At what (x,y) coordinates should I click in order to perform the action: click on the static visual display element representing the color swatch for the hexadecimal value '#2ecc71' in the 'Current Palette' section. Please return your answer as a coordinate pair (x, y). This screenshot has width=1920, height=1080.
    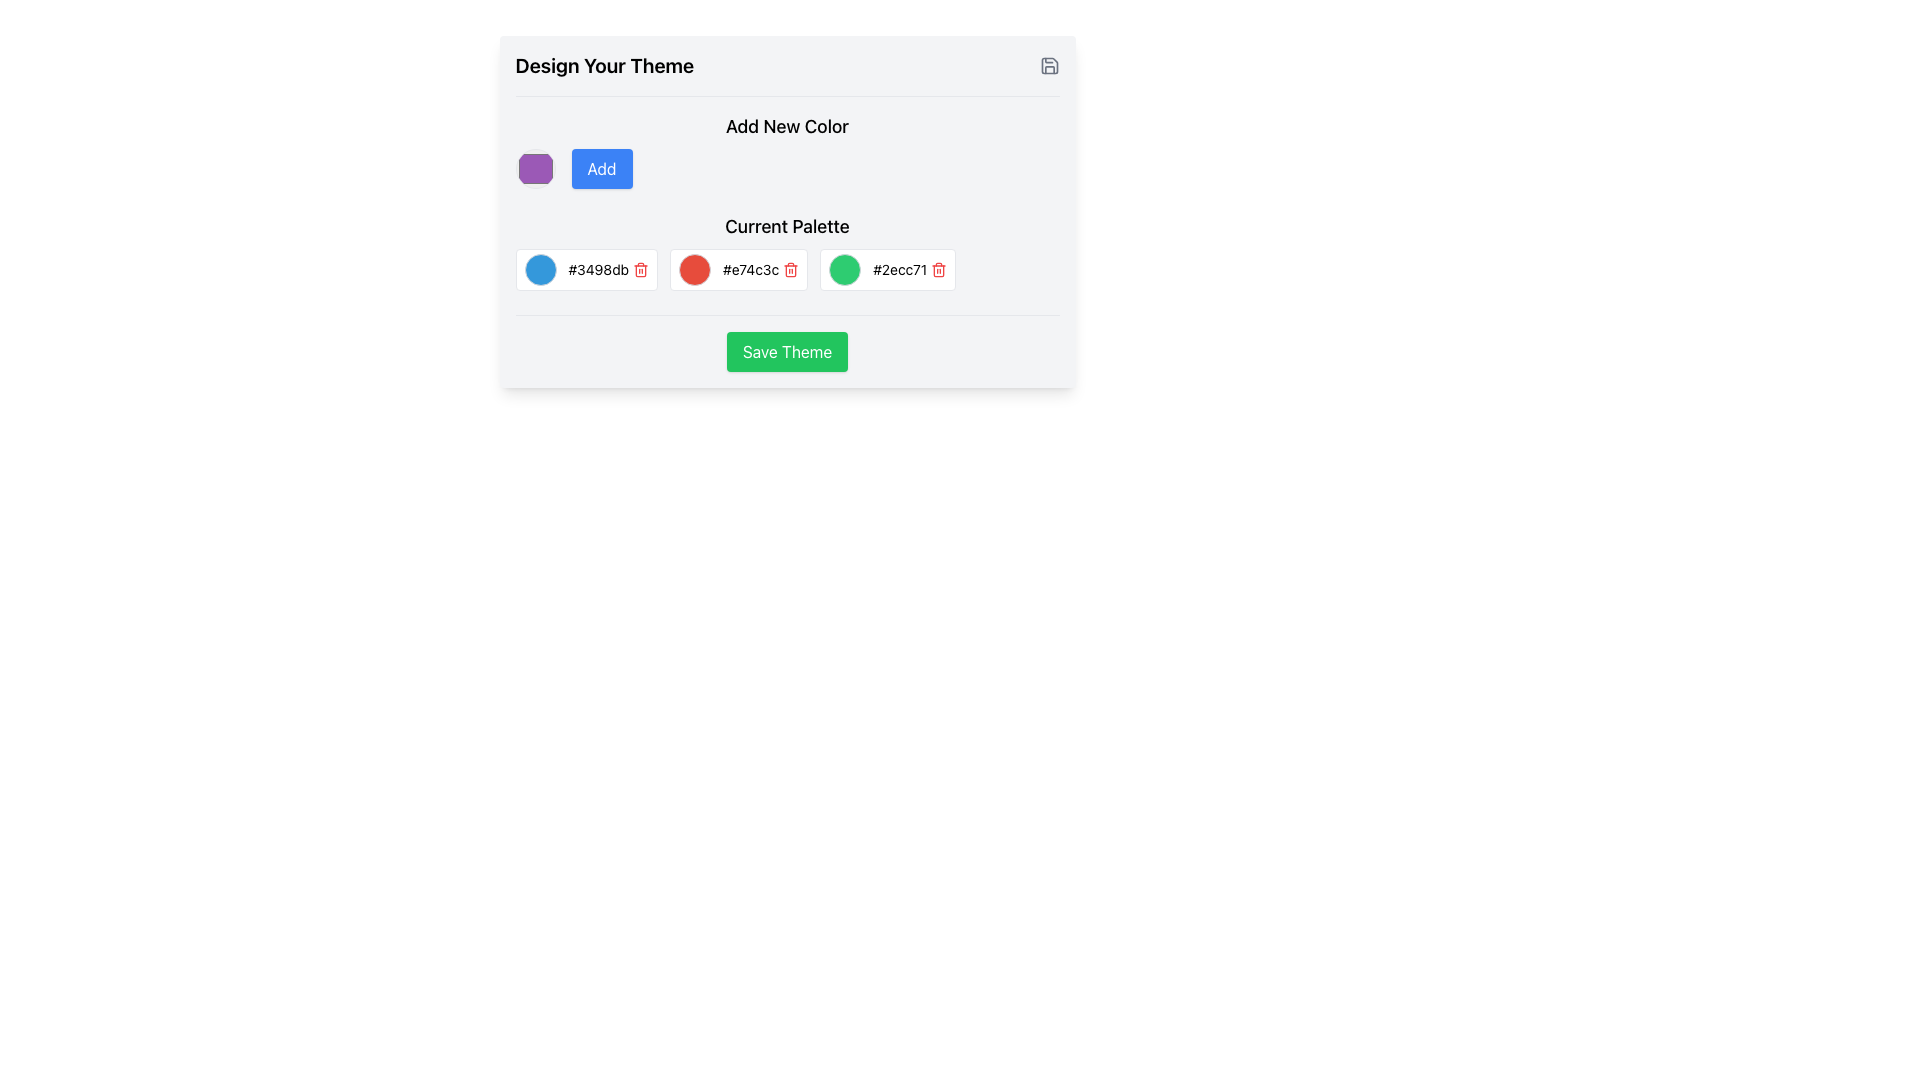
    Looking at the image, I should click on (845, 270).